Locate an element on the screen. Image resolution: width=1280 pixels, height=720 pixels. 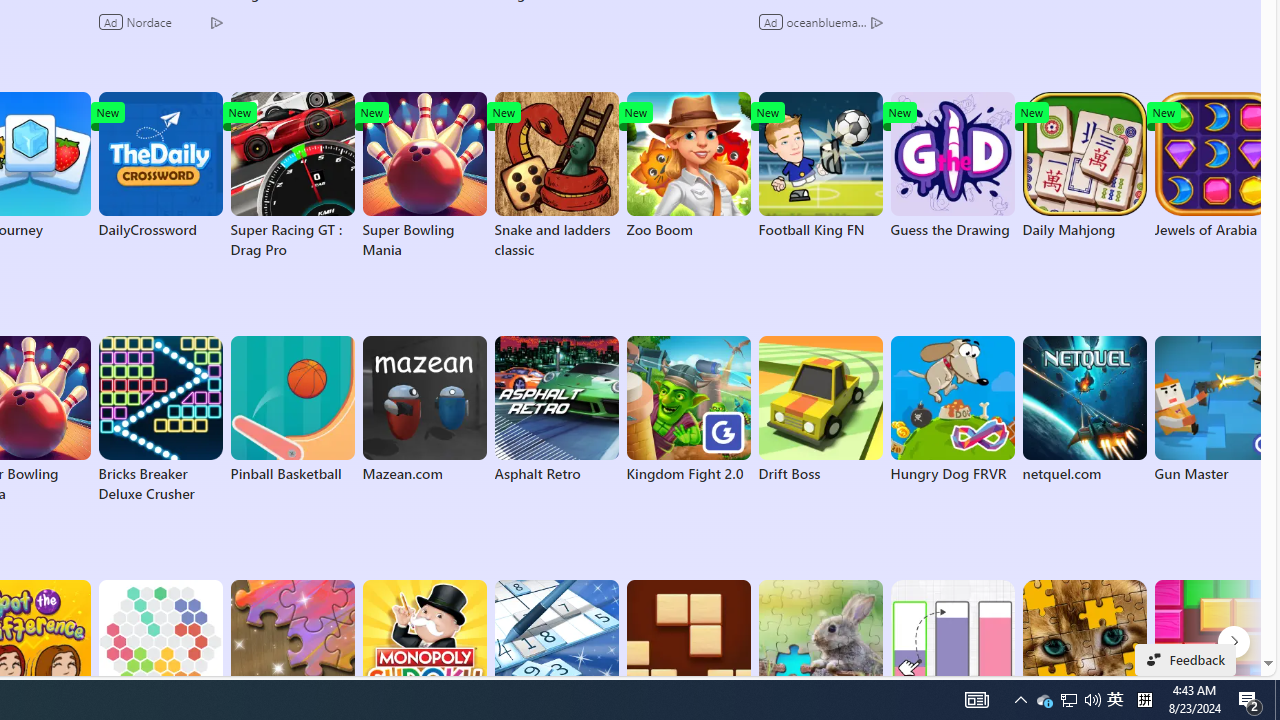
'Class: ad-choice  ad-choice-mono ' is located at coordinates (876, 21).